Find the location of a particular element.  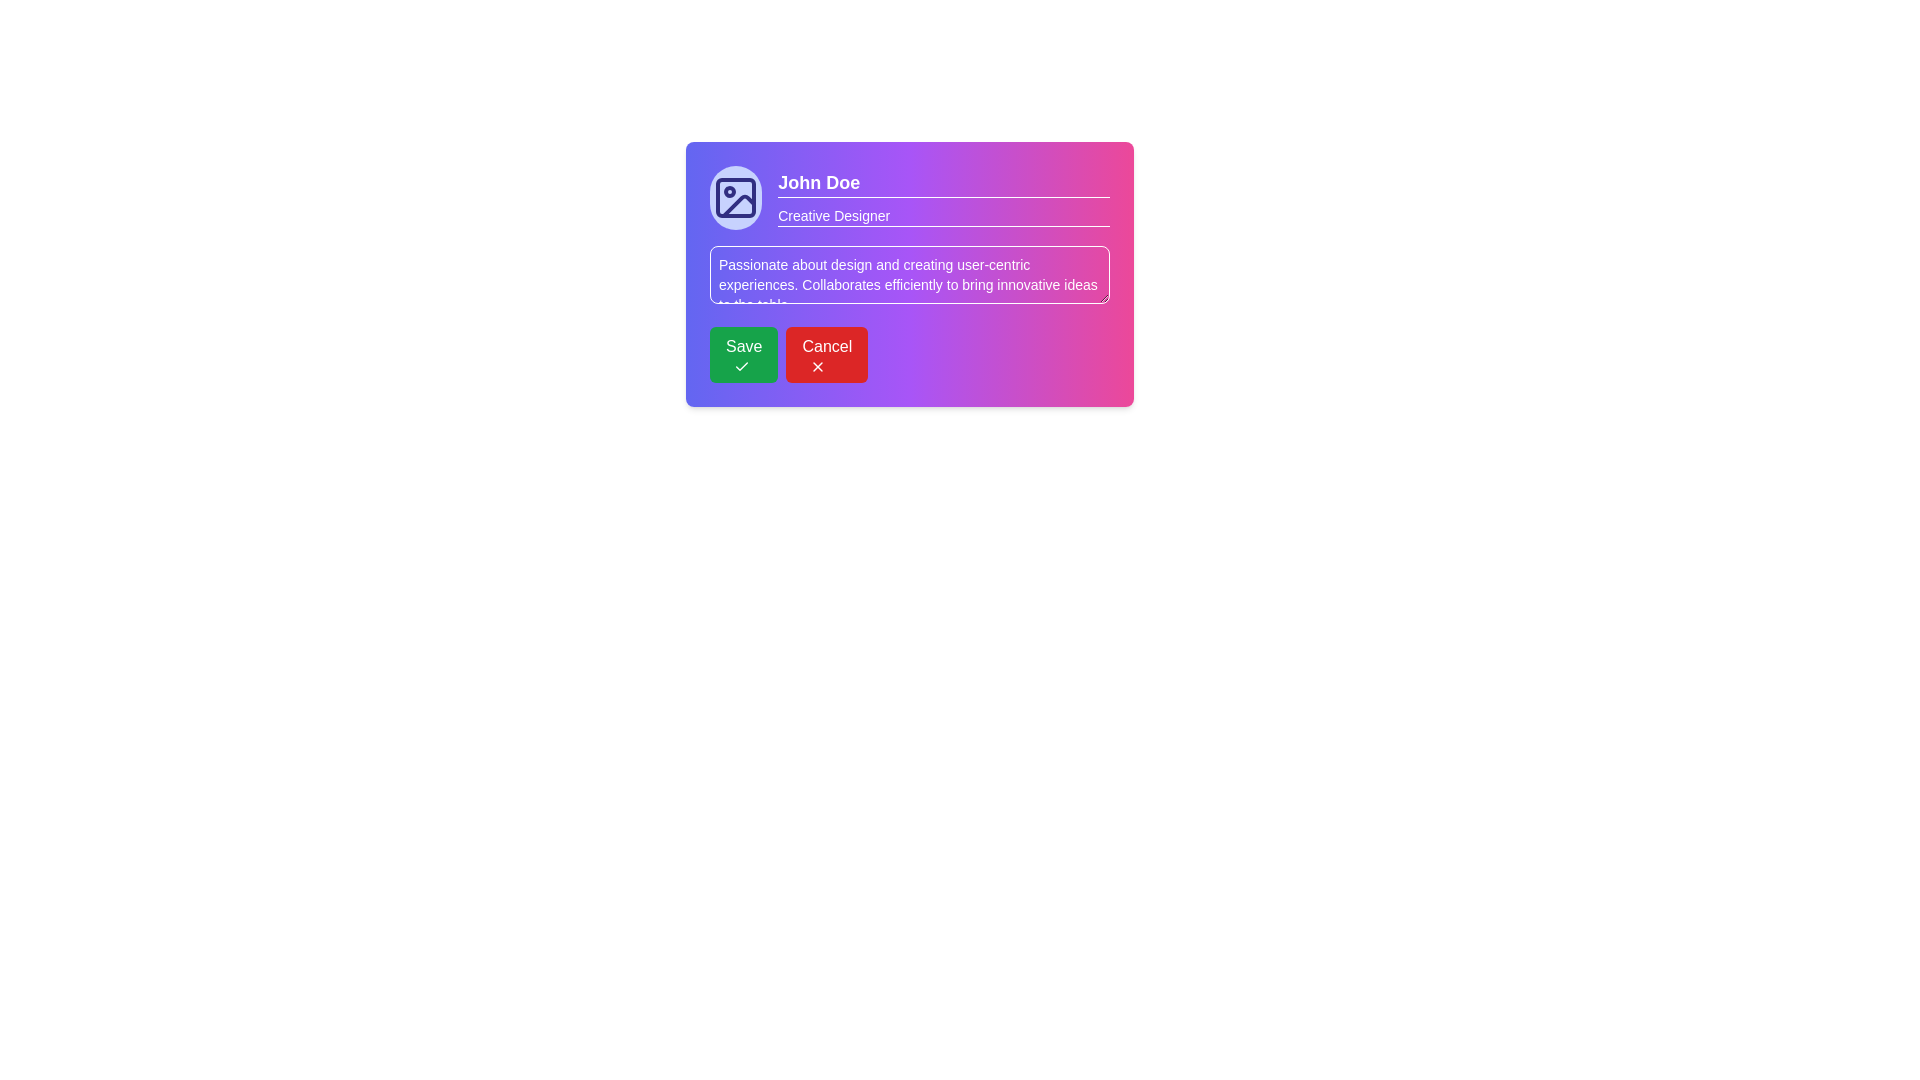

the Profile Placeholder Icon, which is the first item on the left in the card's header section, aligned with the text fields for 'John Doe' and 'Creative Designer' is located at coordinates (735, 197).